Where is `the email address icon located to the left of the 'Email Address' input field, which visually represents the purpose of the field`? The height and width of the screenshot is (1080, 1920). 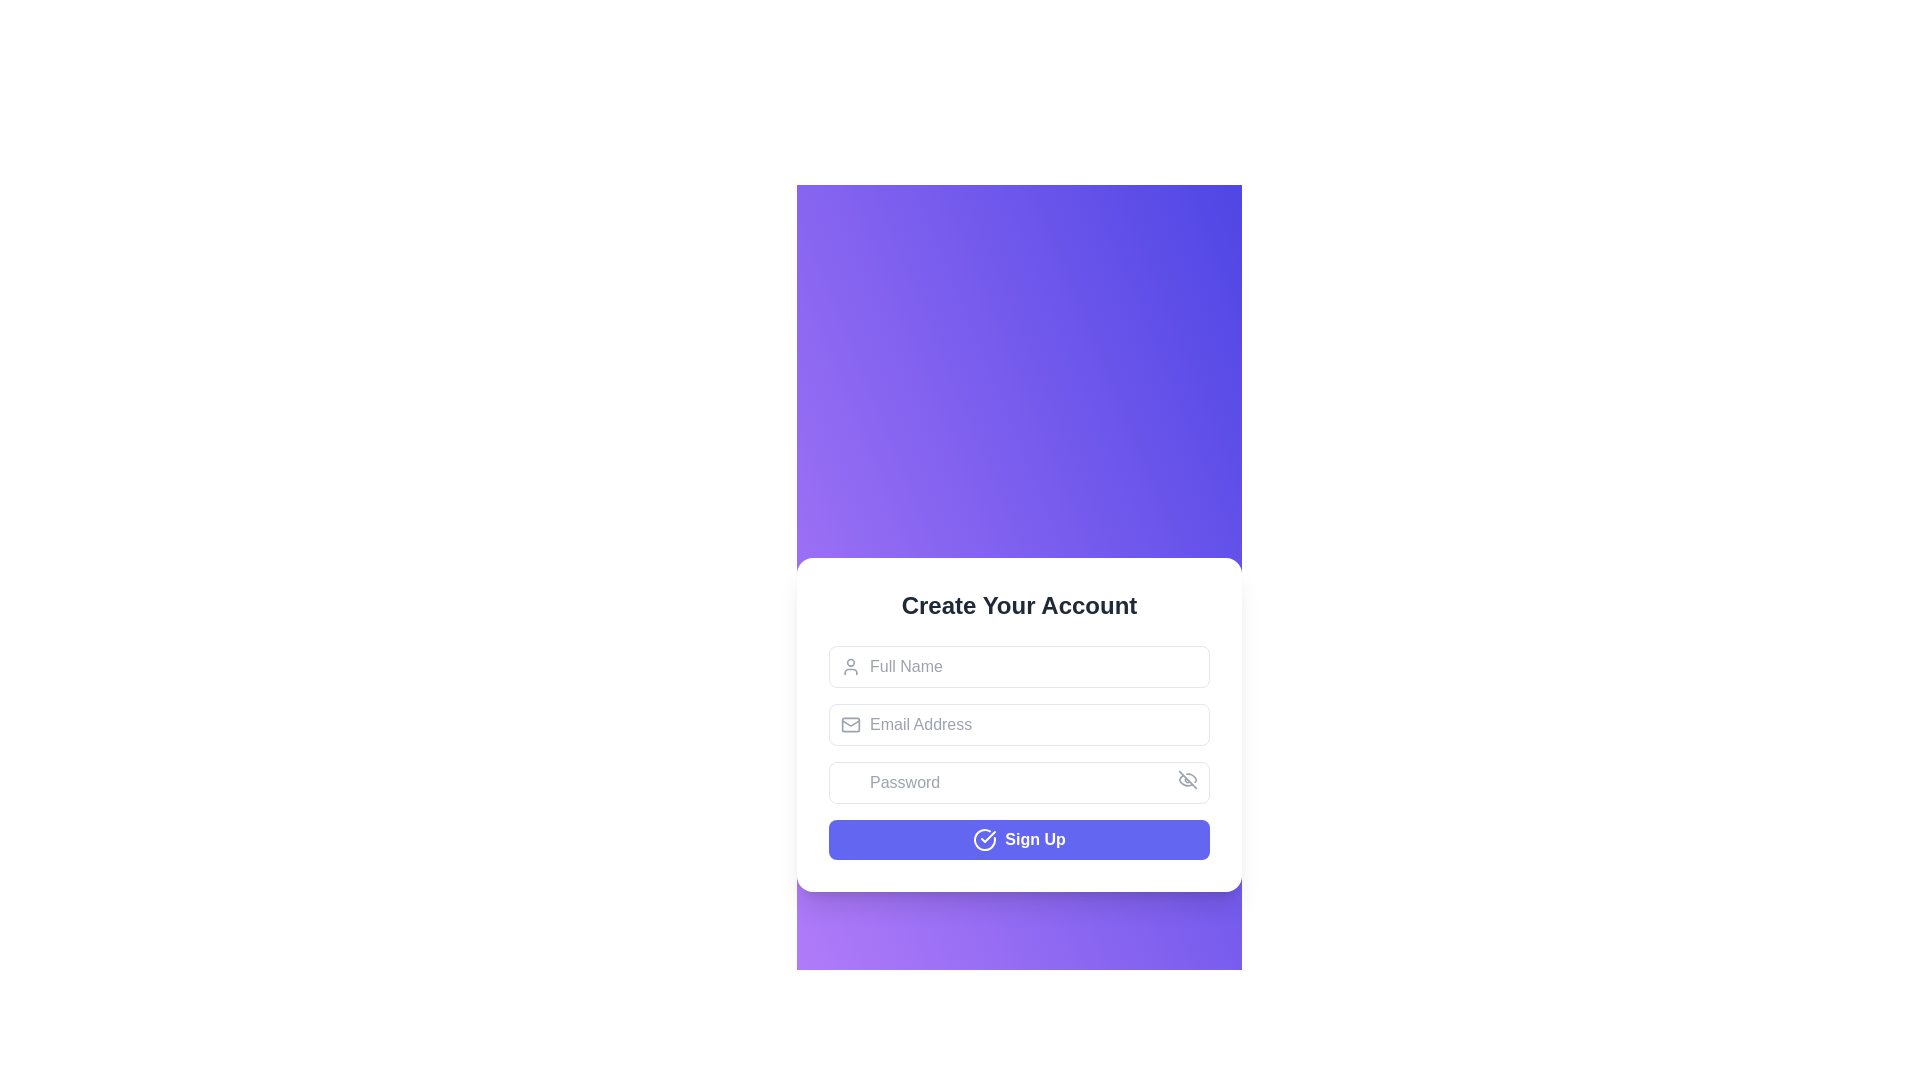
the email address icon located to the left of the 'Email Address' input field, which visually represents the purpose of the field is located at coordinates (850, 724).